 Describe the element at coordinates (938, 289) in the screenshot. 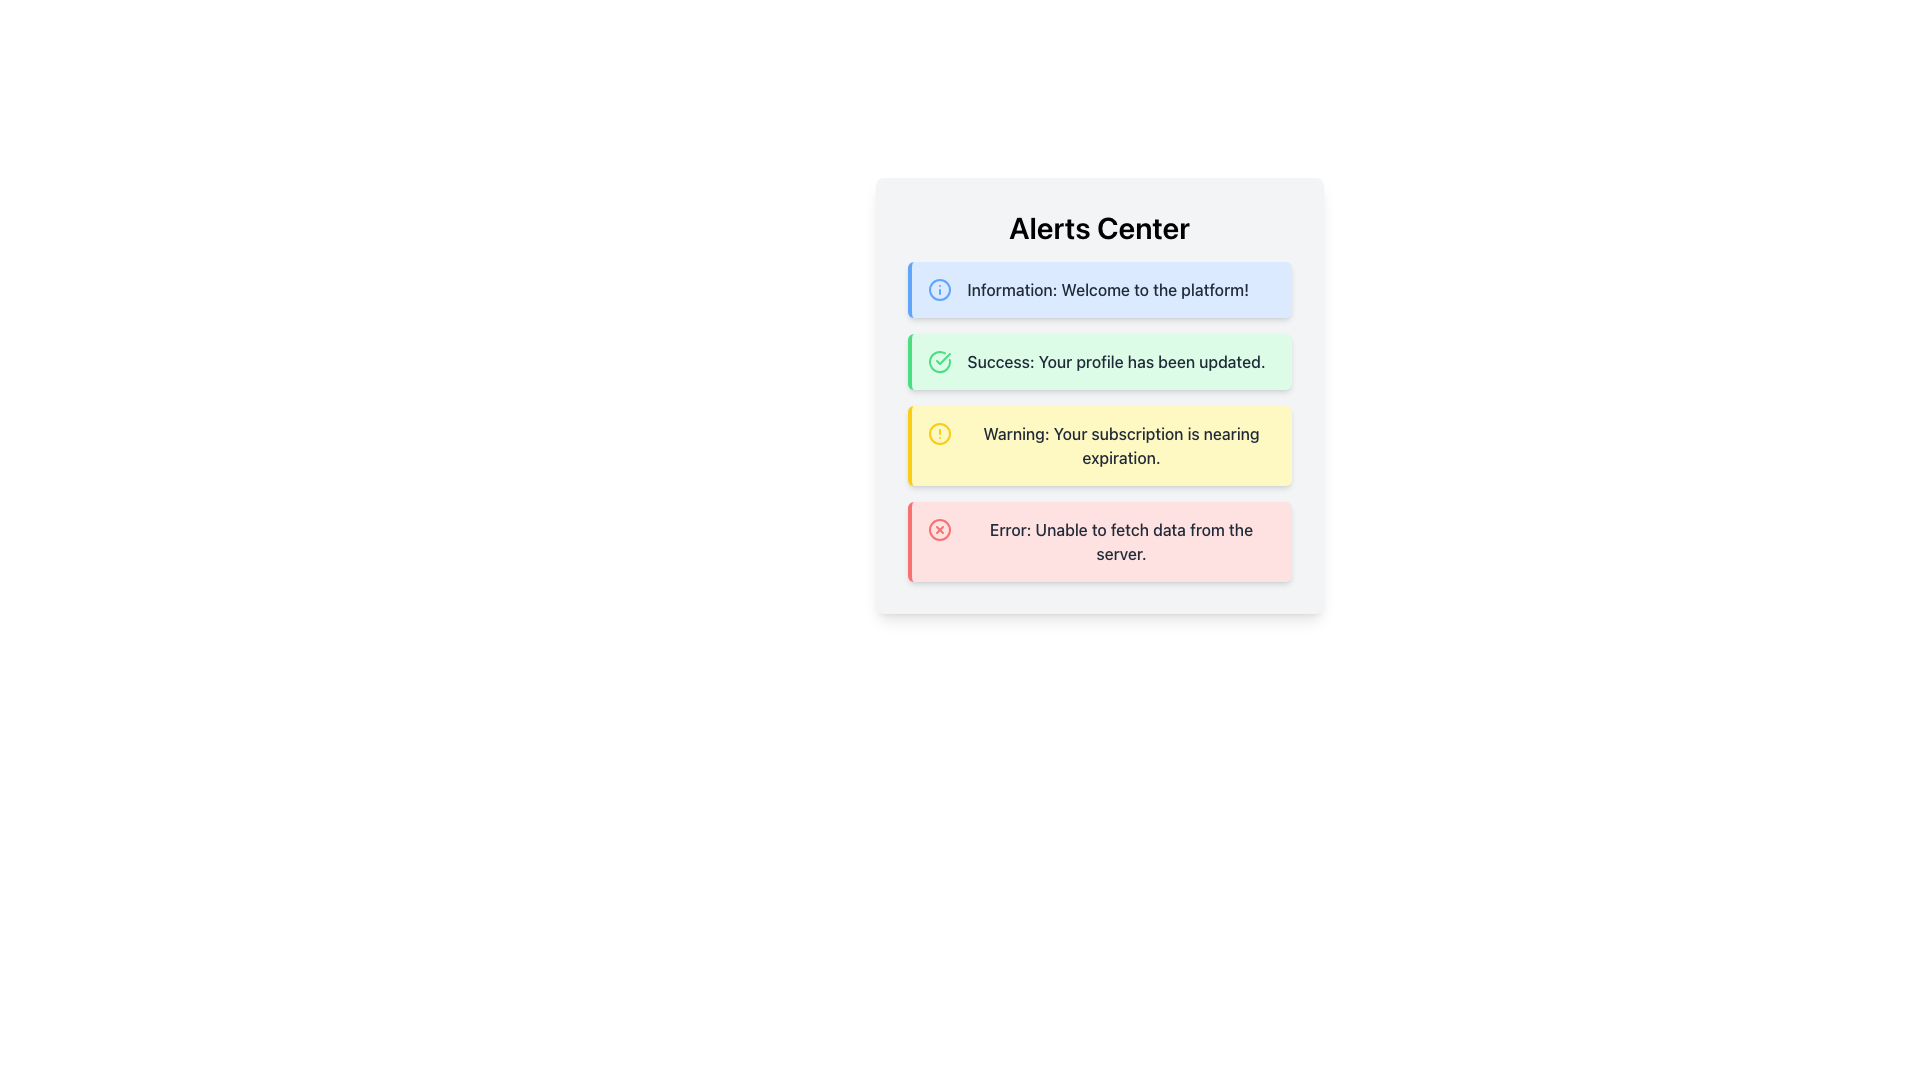

I see `the circular information icon located inside the 'Information' notification card in the 'Alerts Center' section, which is the first of four vertically listed cards` at that location.